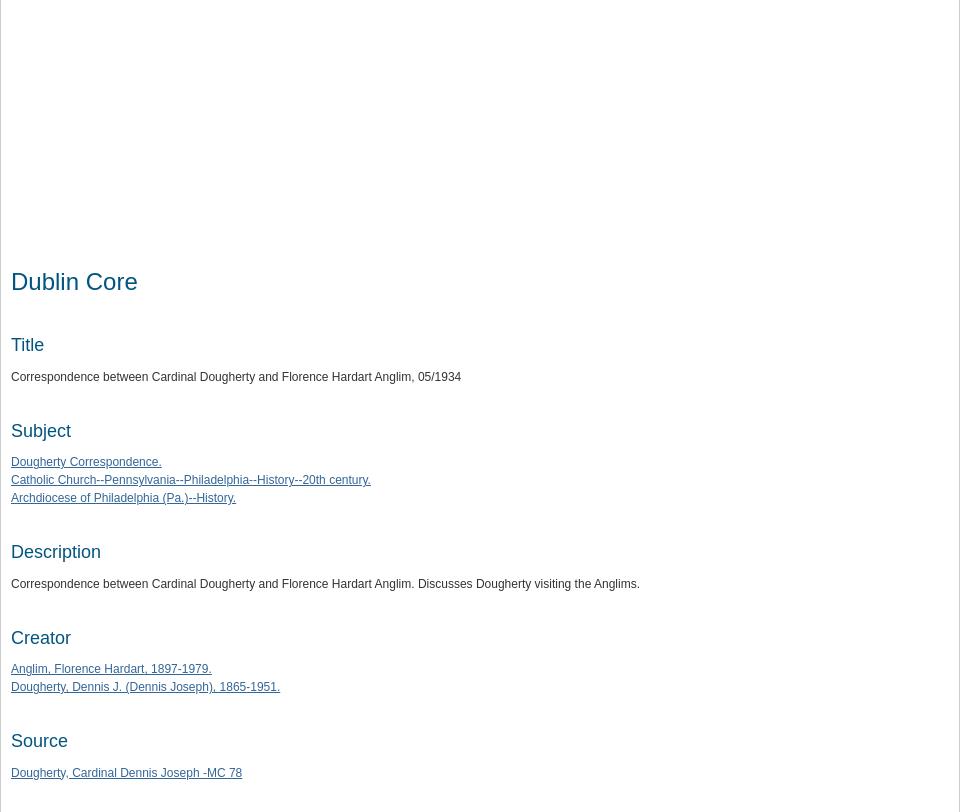 The width and height of the screenshot is (960, 812). What do you see at coordinates (39, 429) in the screenshot?
I see `'Subject'` at bounding box center [39, 429].